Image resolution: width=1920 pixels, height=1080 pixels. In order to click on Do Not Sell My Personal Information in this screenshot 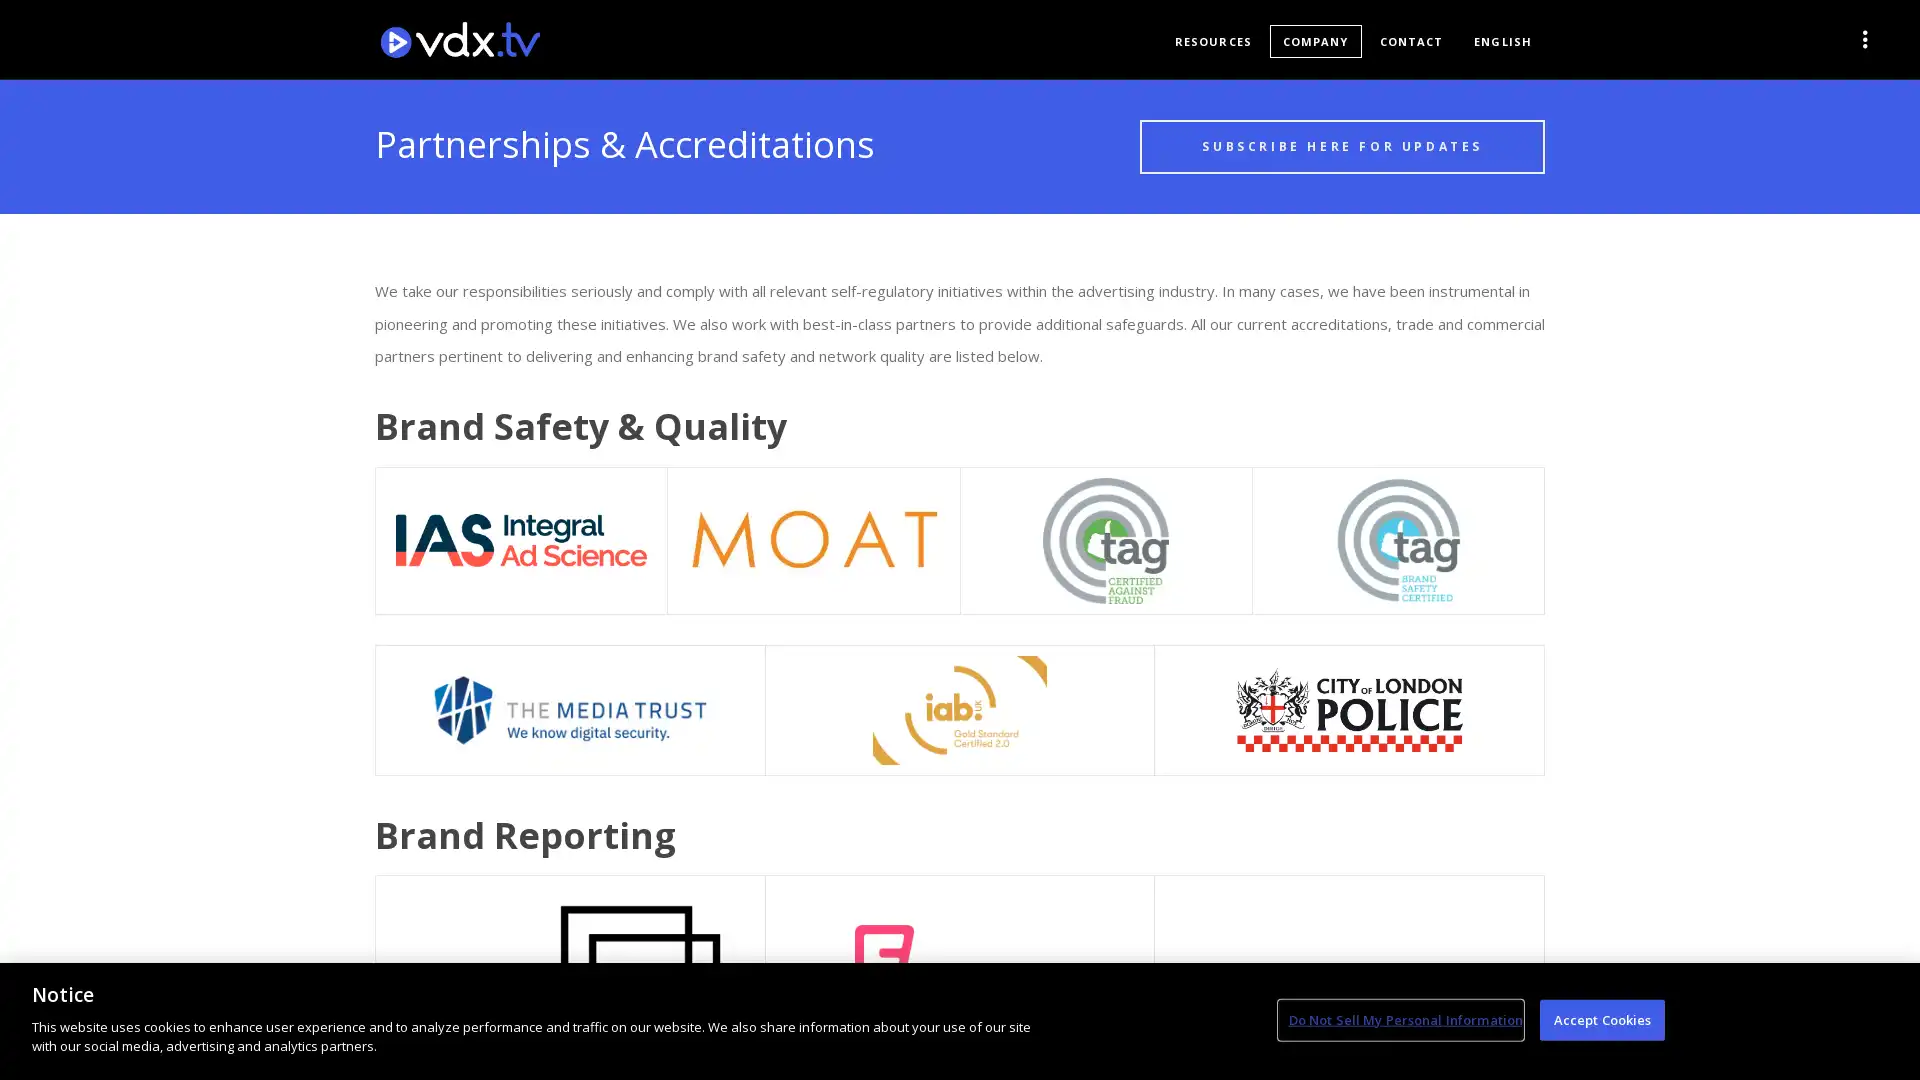, I will do `click(1399, 1019)`.